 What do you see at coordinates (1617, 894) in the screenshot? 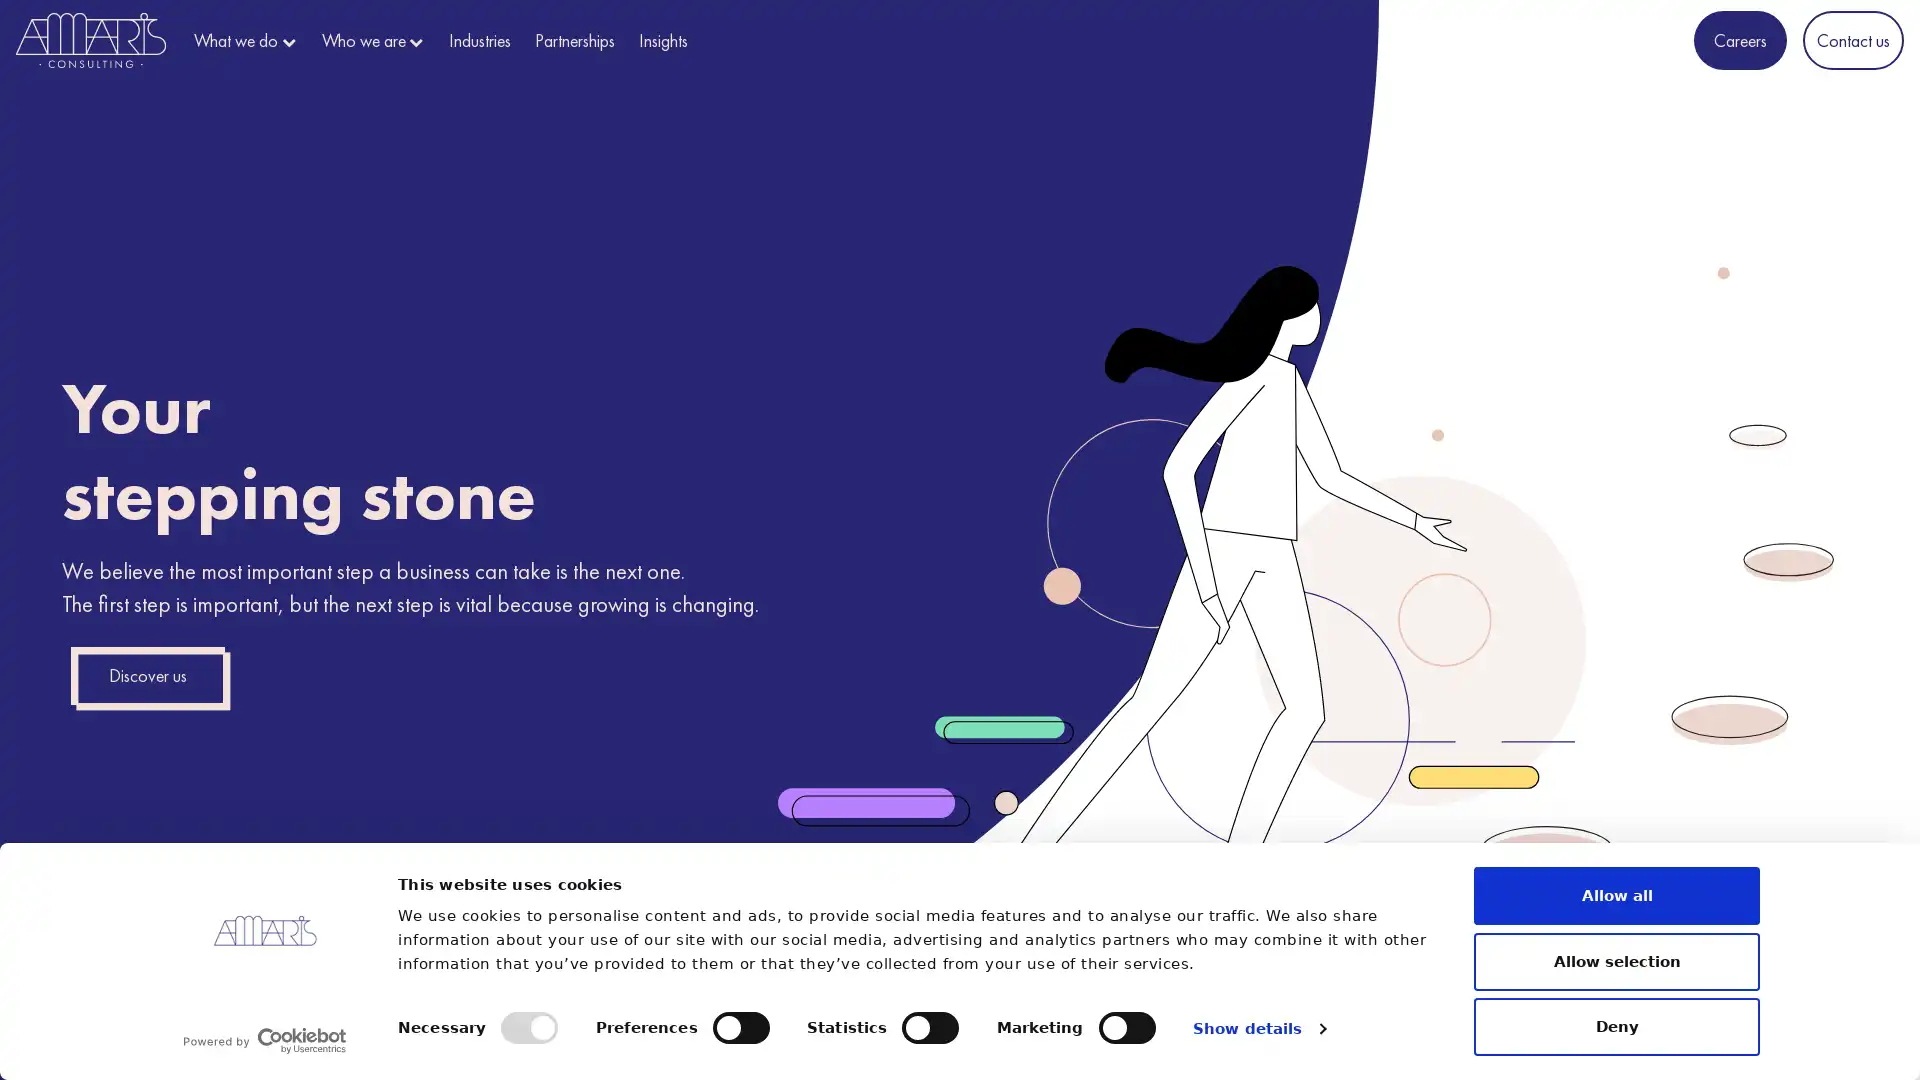
I see `Allow all` at bounding box center [1617, 894].